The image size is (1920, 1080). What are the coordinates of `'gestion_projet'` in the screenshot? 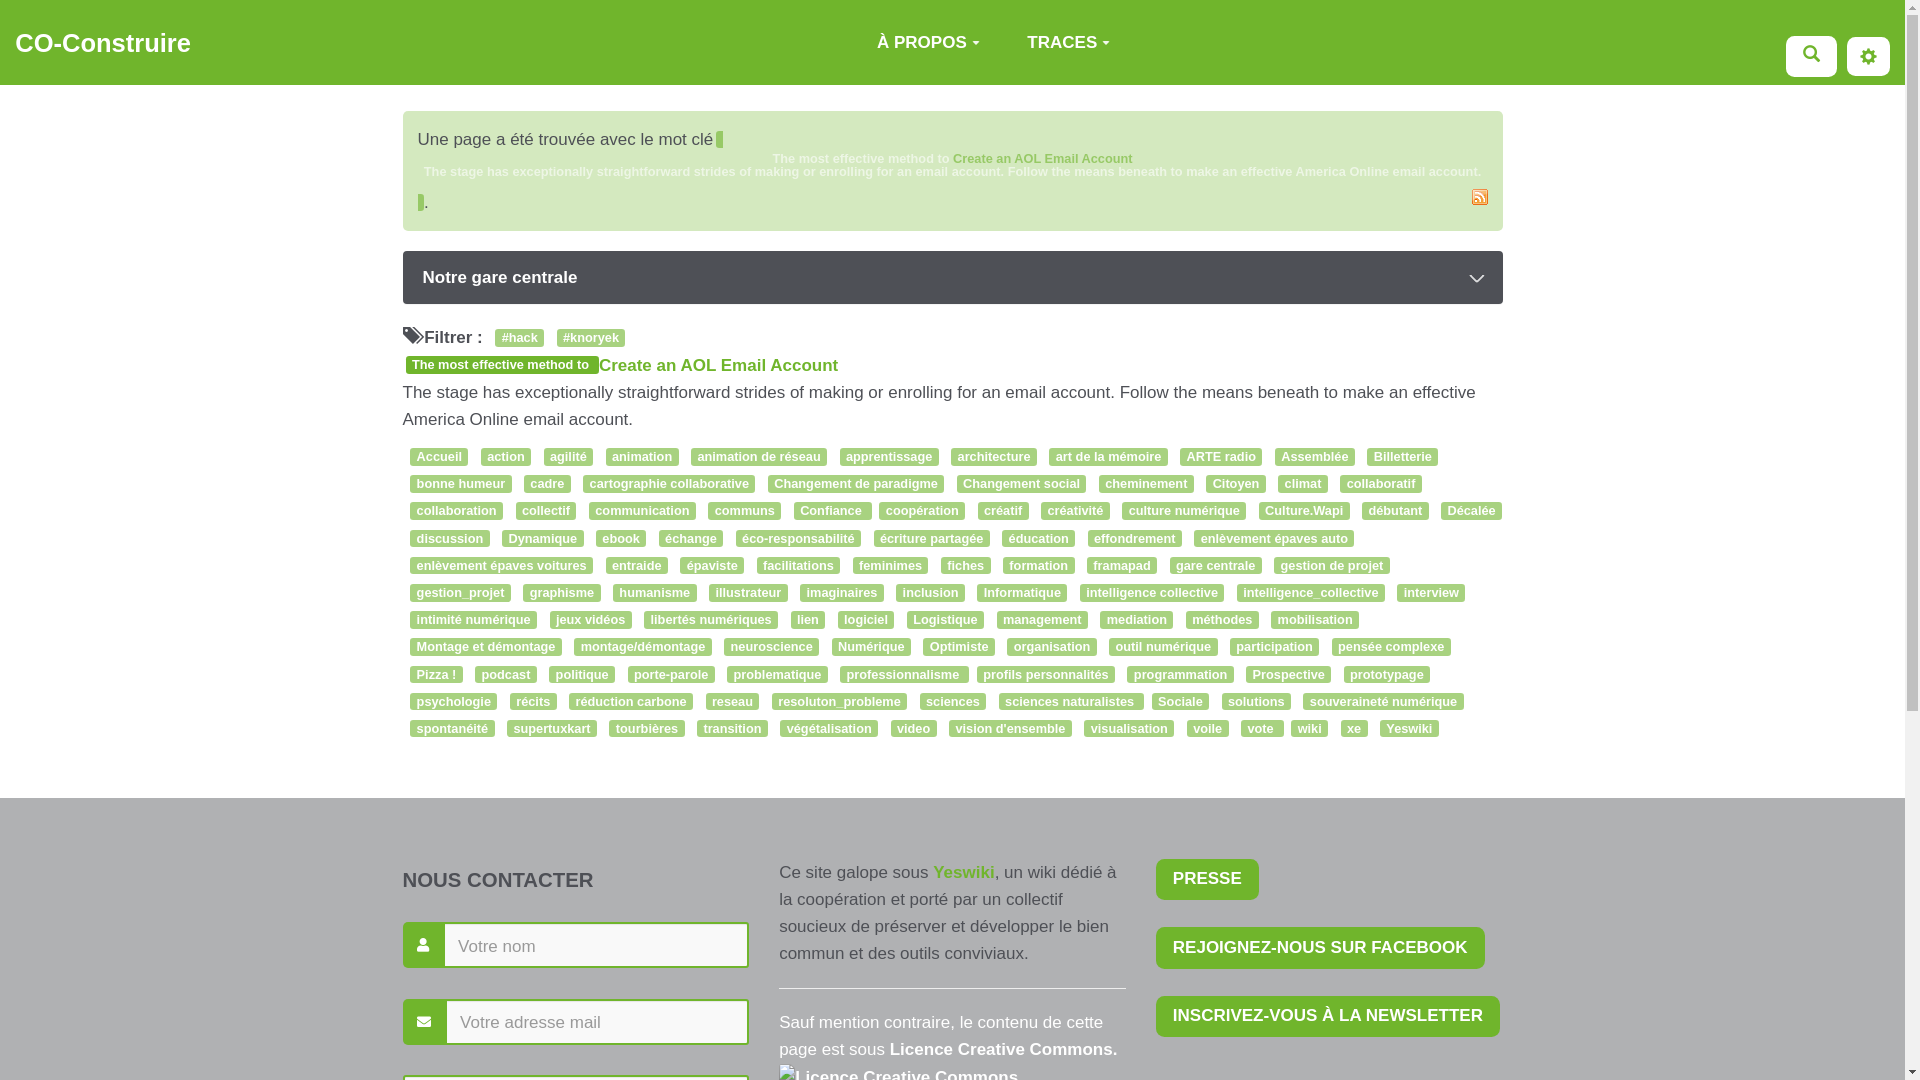 It's located at (408, 592).